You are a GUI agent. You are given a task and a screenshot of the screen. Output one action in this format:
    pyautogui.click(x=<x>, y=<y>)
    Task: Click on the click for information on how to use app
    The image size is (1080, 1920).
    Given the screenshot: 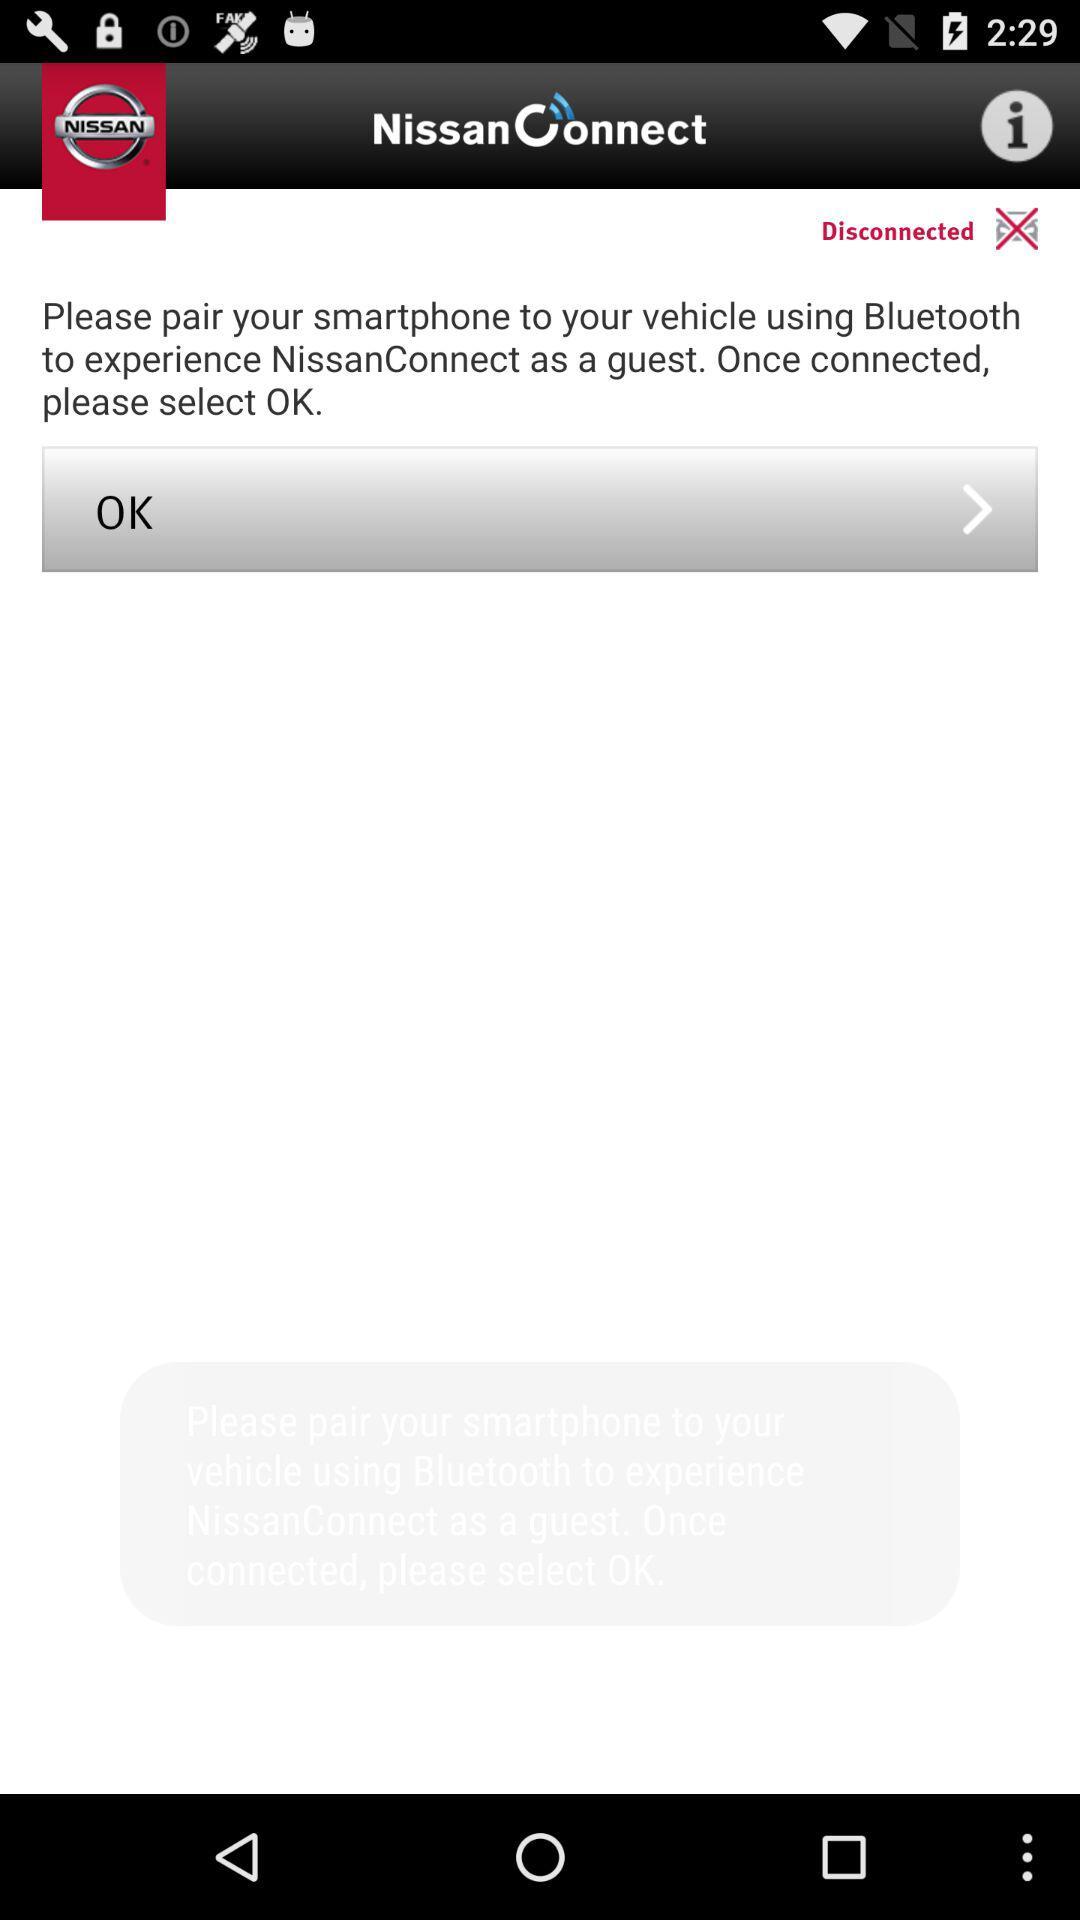 What is the action you would take?
    pyautogui.click(x=1017, y=124)
    